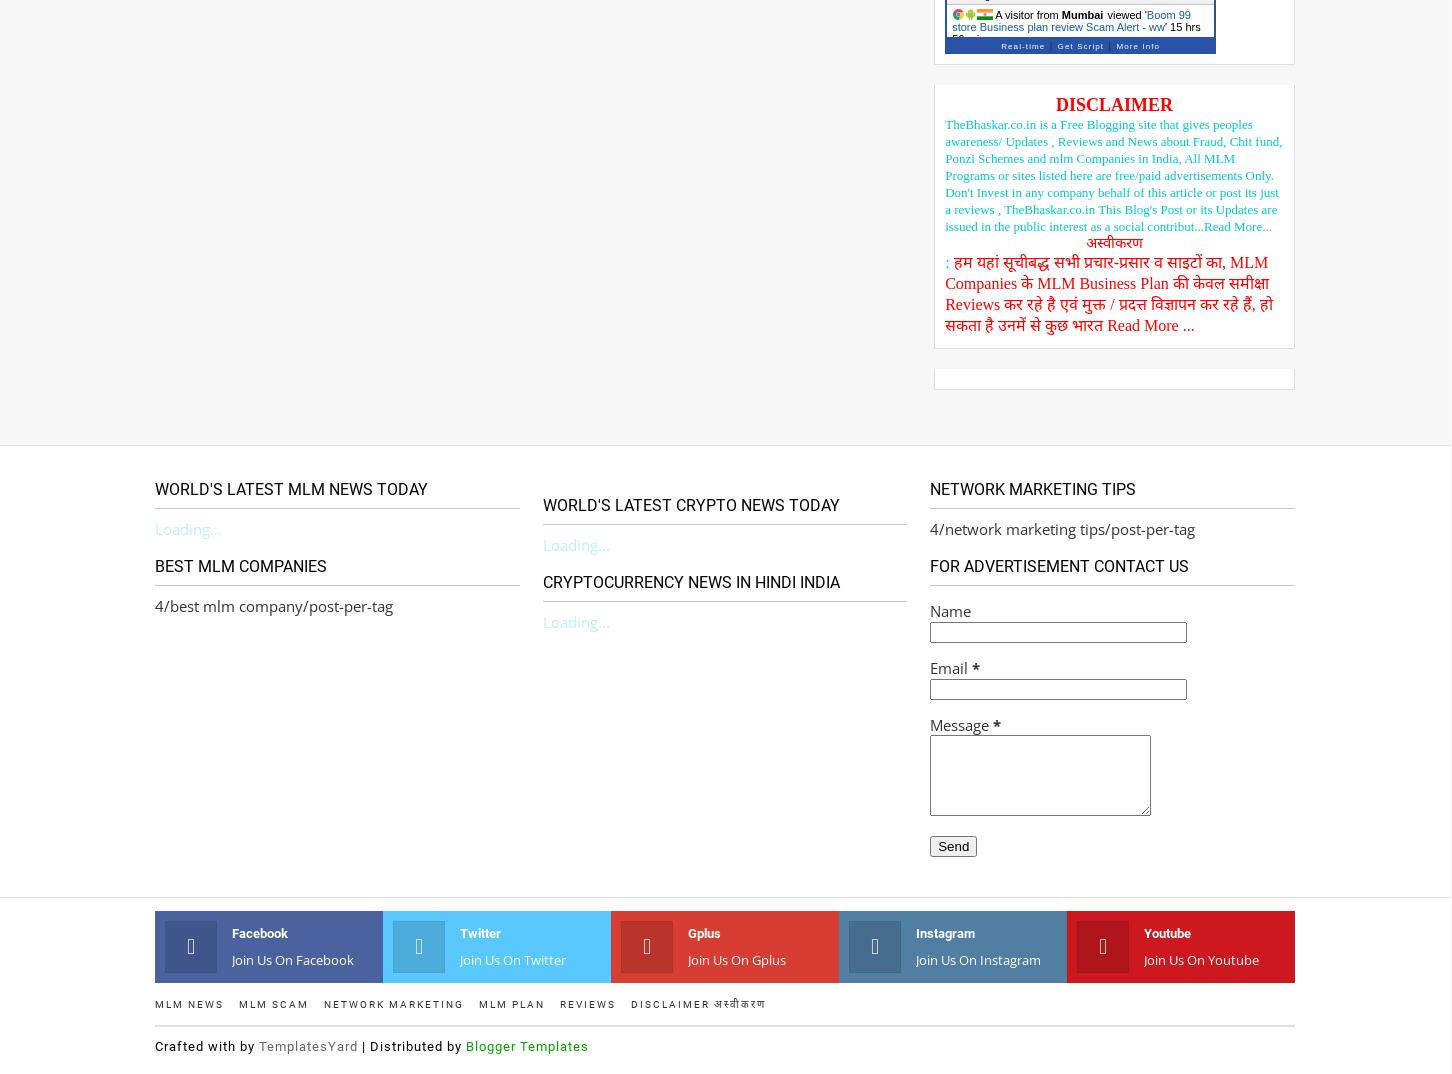  I want to click on 'gplus', so click(686, 932).